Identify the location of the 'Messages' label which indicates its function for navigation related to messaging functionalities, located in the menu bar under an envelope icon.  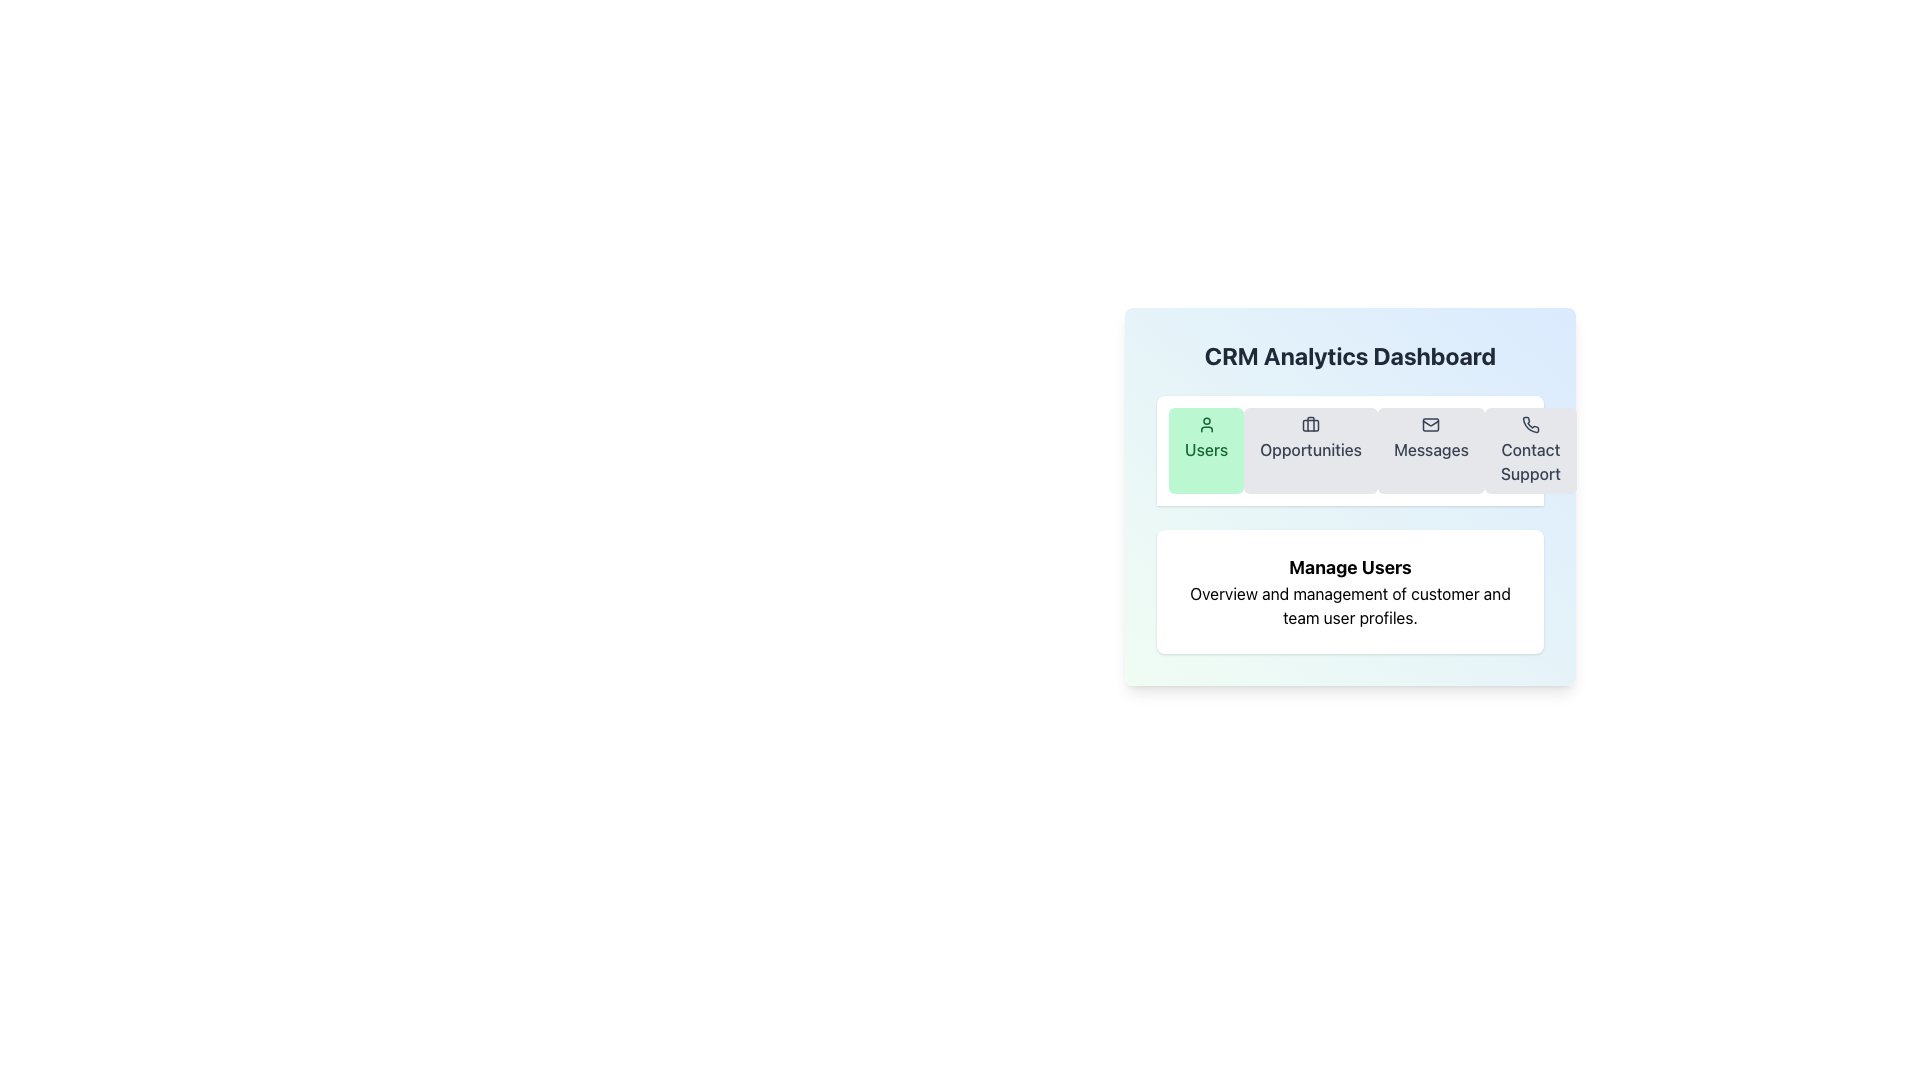
(1430, 450).